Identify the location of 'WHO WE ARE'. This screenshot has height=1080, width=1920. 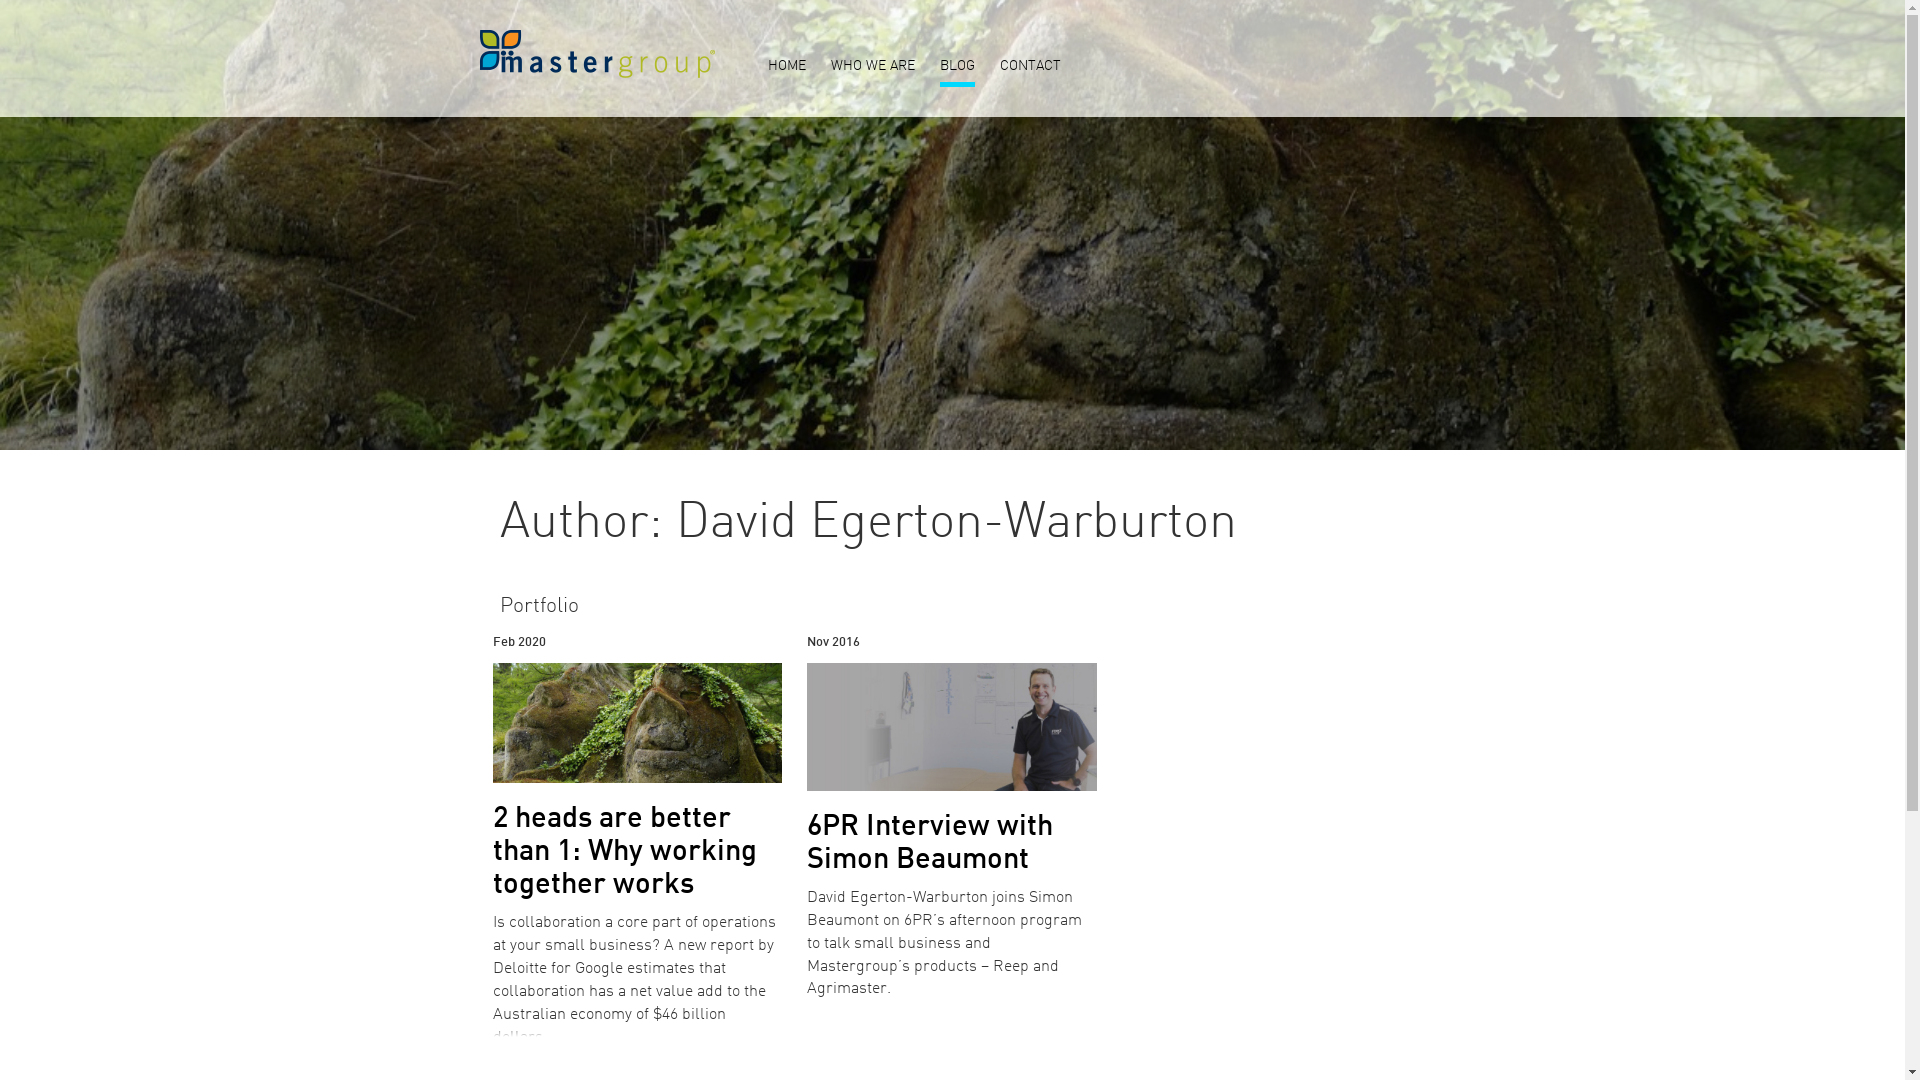
(872, 67).